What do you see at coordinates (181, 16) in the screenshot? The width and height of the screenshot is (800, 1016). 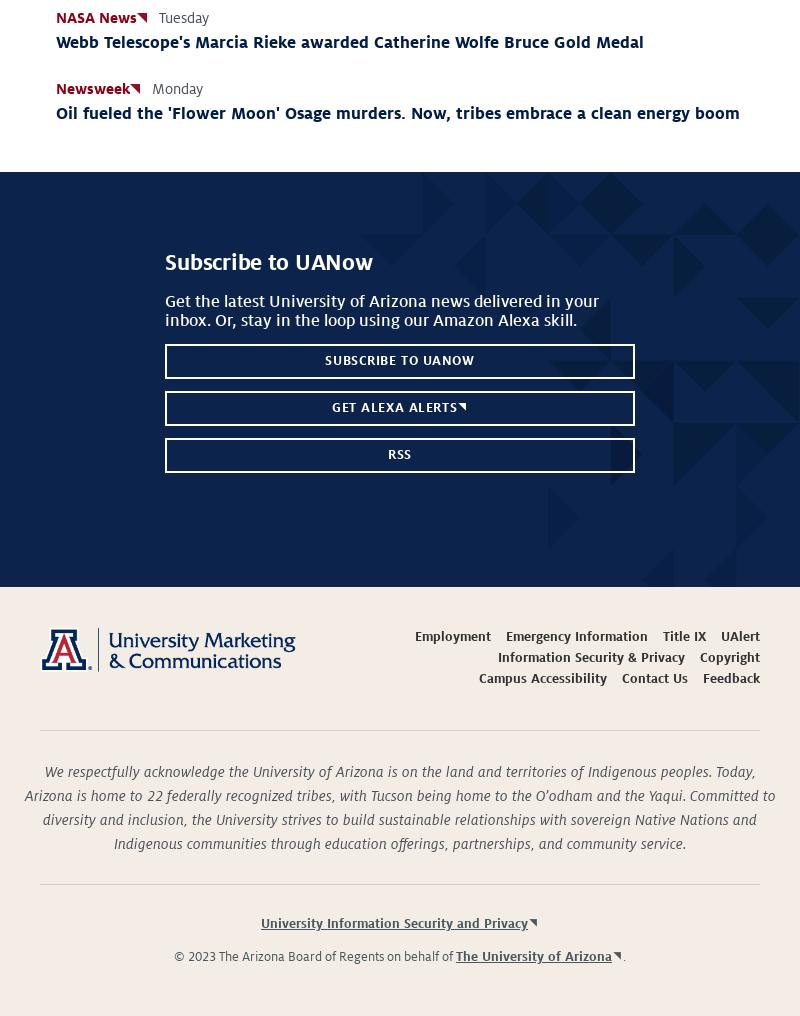 I see `'Tuesday'` at bounding box center [181, 16].